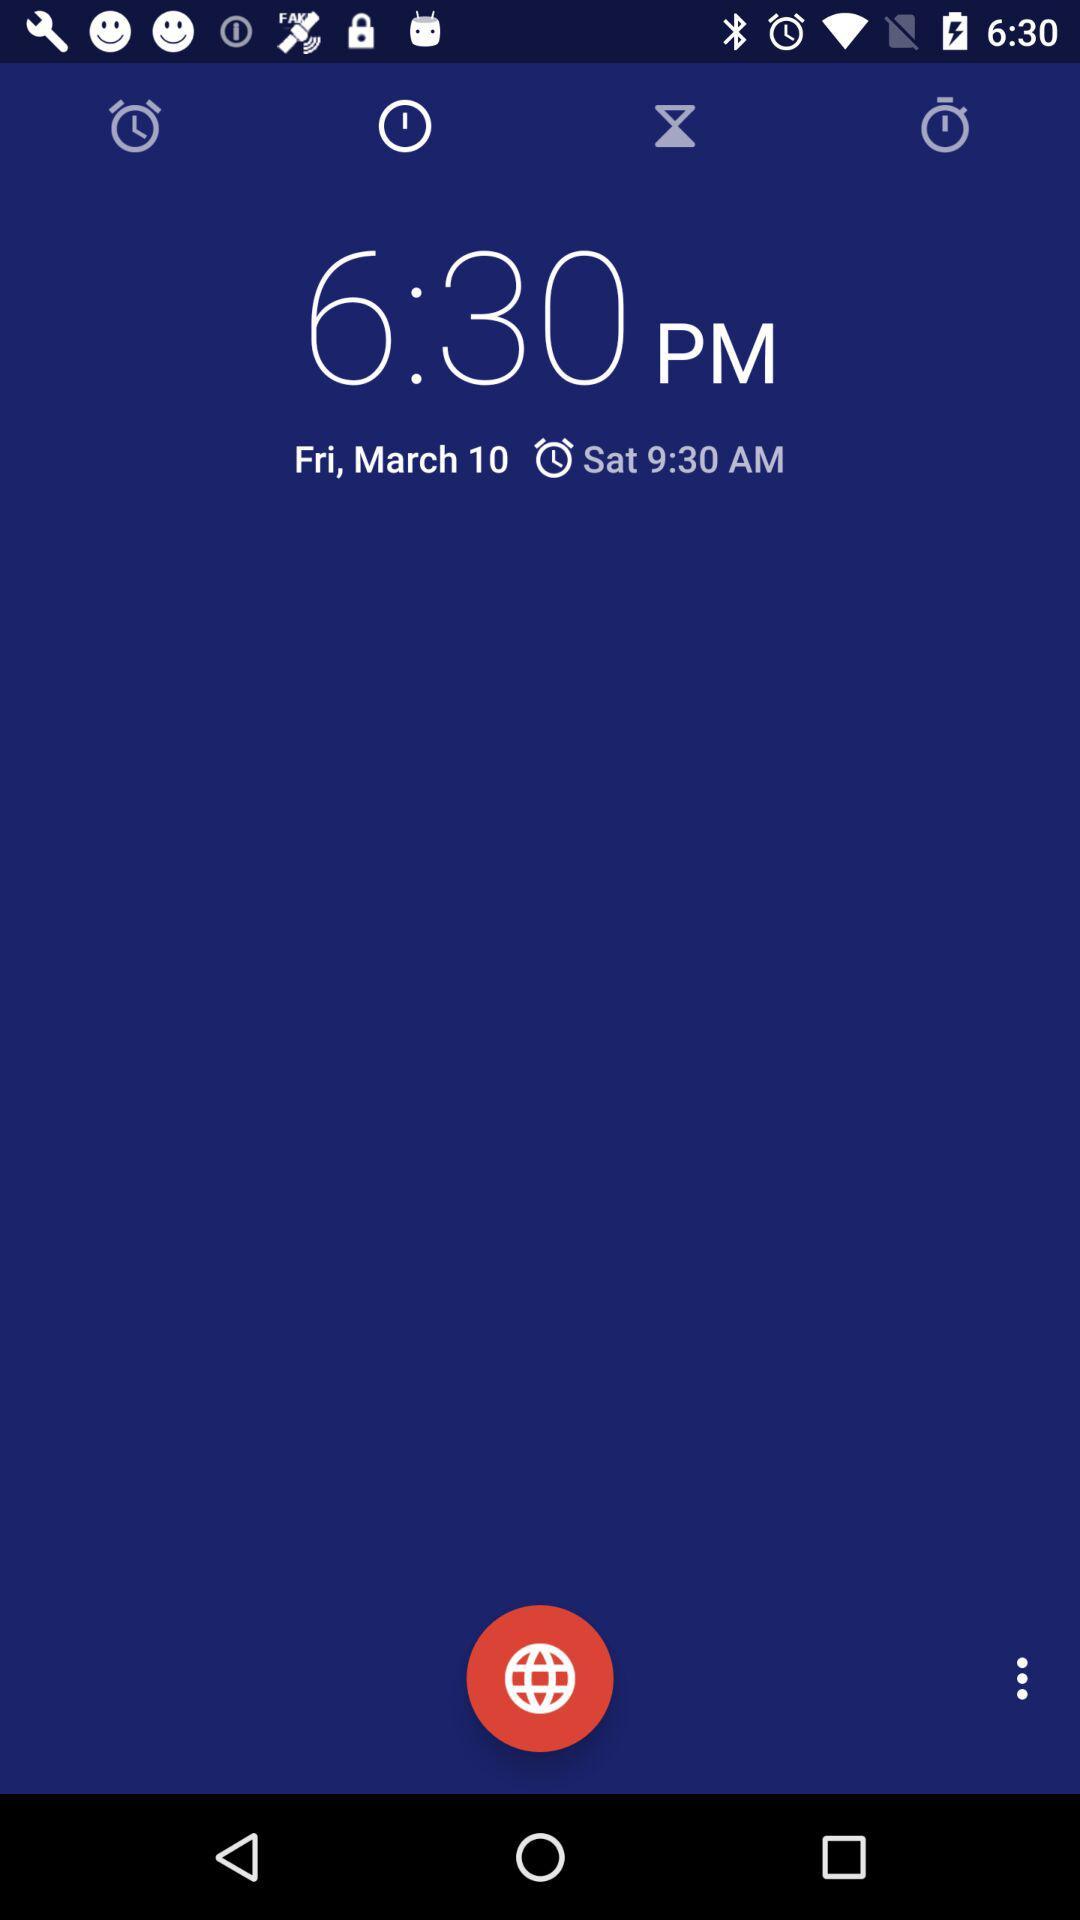  What do you see at coordinates (657, 457) in the screenshot?
I see `the item next to the fri, march 10` at bounding box center [657, 457].